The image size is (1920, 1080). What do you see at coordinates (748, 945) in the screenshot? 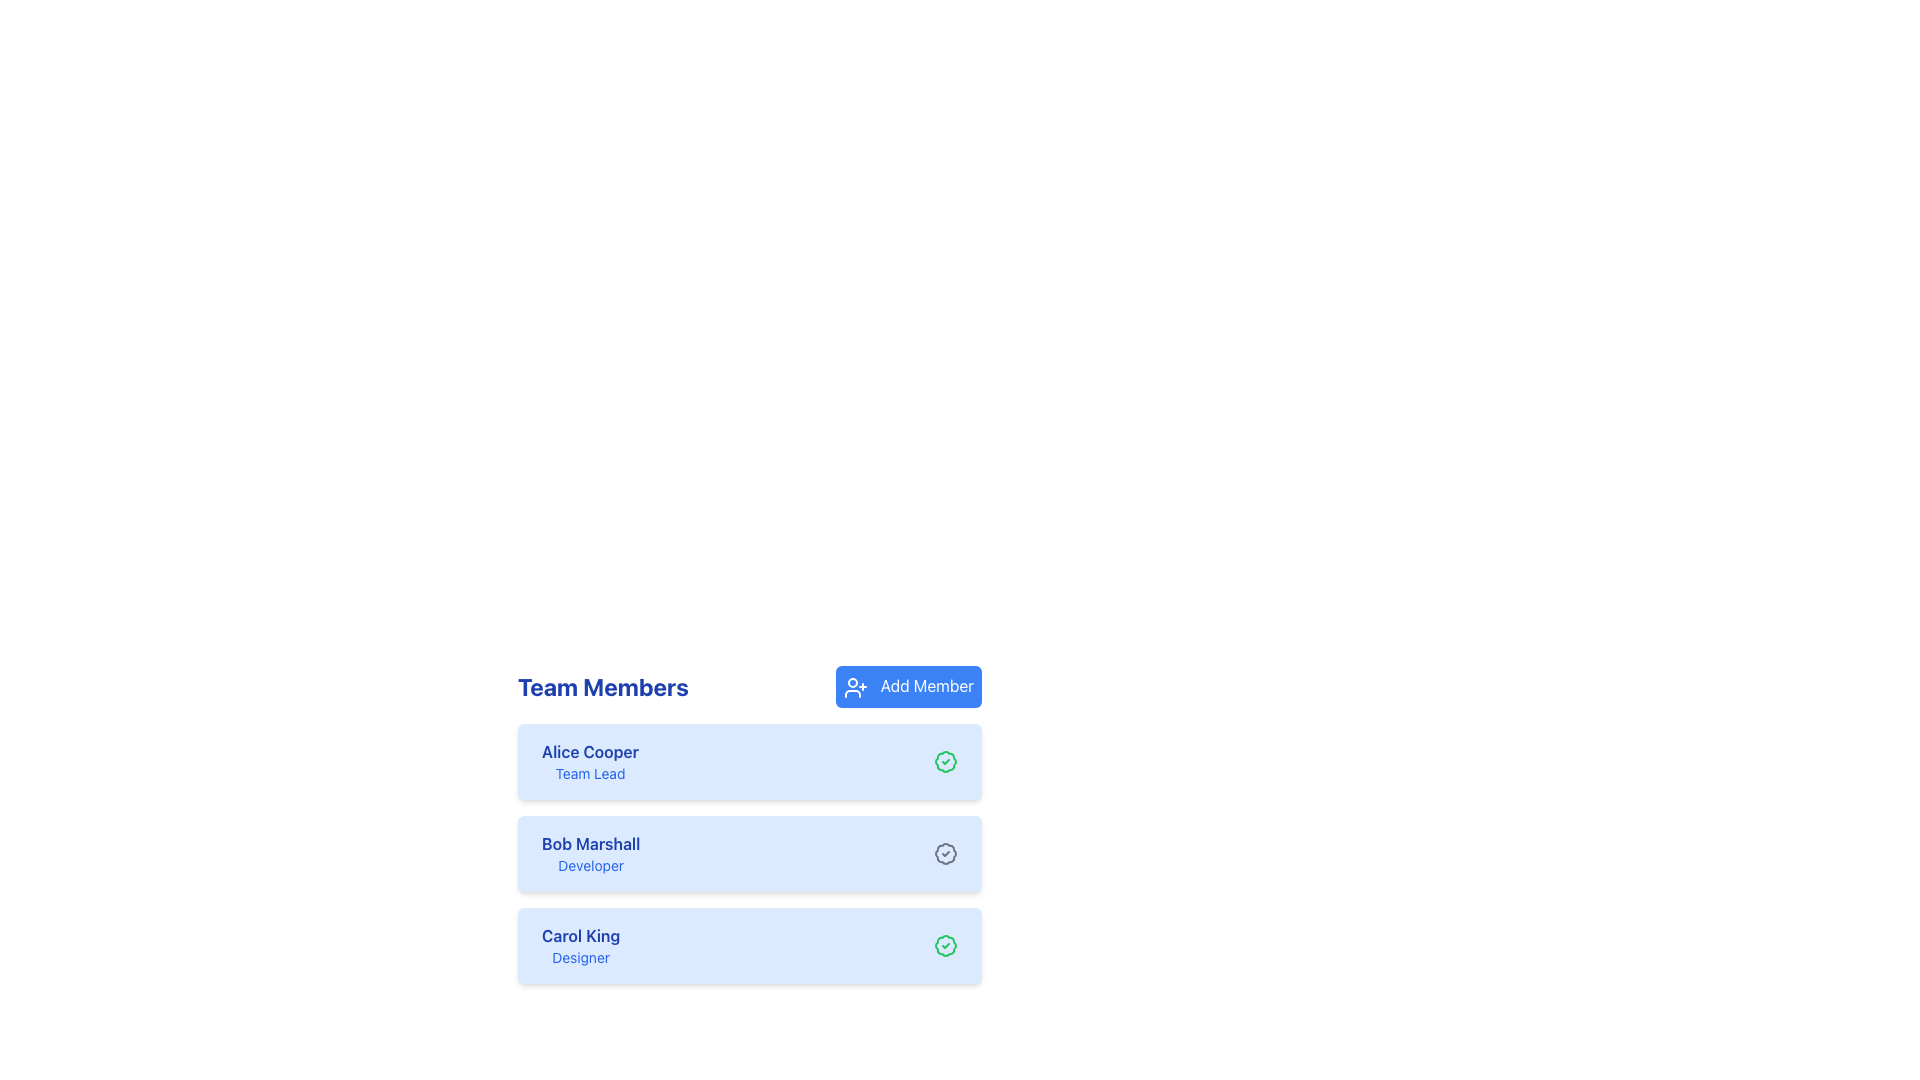
I see `text content of the third item in the 'Team Members' list, which displays 'Carol King' in bold blue and 'Designer' in lighter blue, with a green checkmark icon on the right` at bounding box center [748, 945].